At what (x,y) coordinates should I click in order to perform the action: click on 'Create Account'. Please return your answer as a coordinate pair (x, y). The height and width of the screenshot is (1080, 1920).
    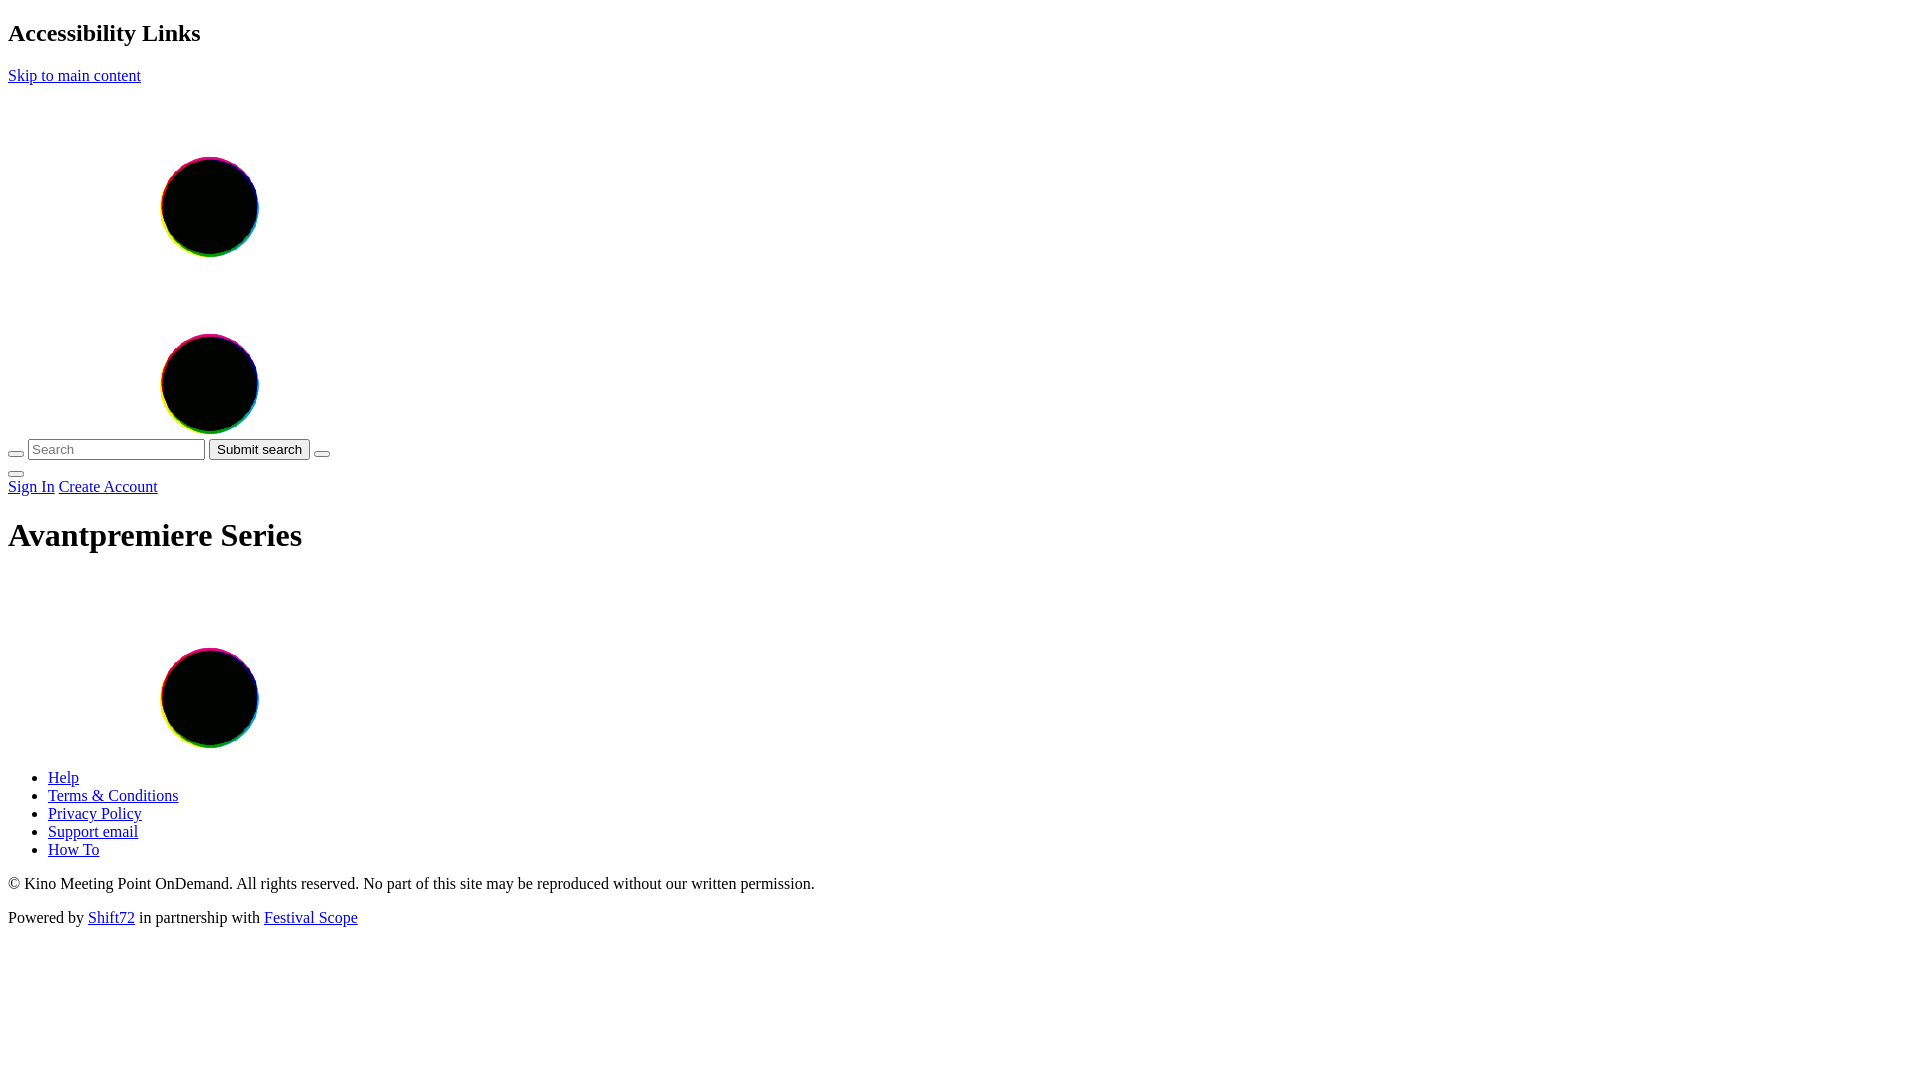
    Looking at the image, I should click on (107, 486).